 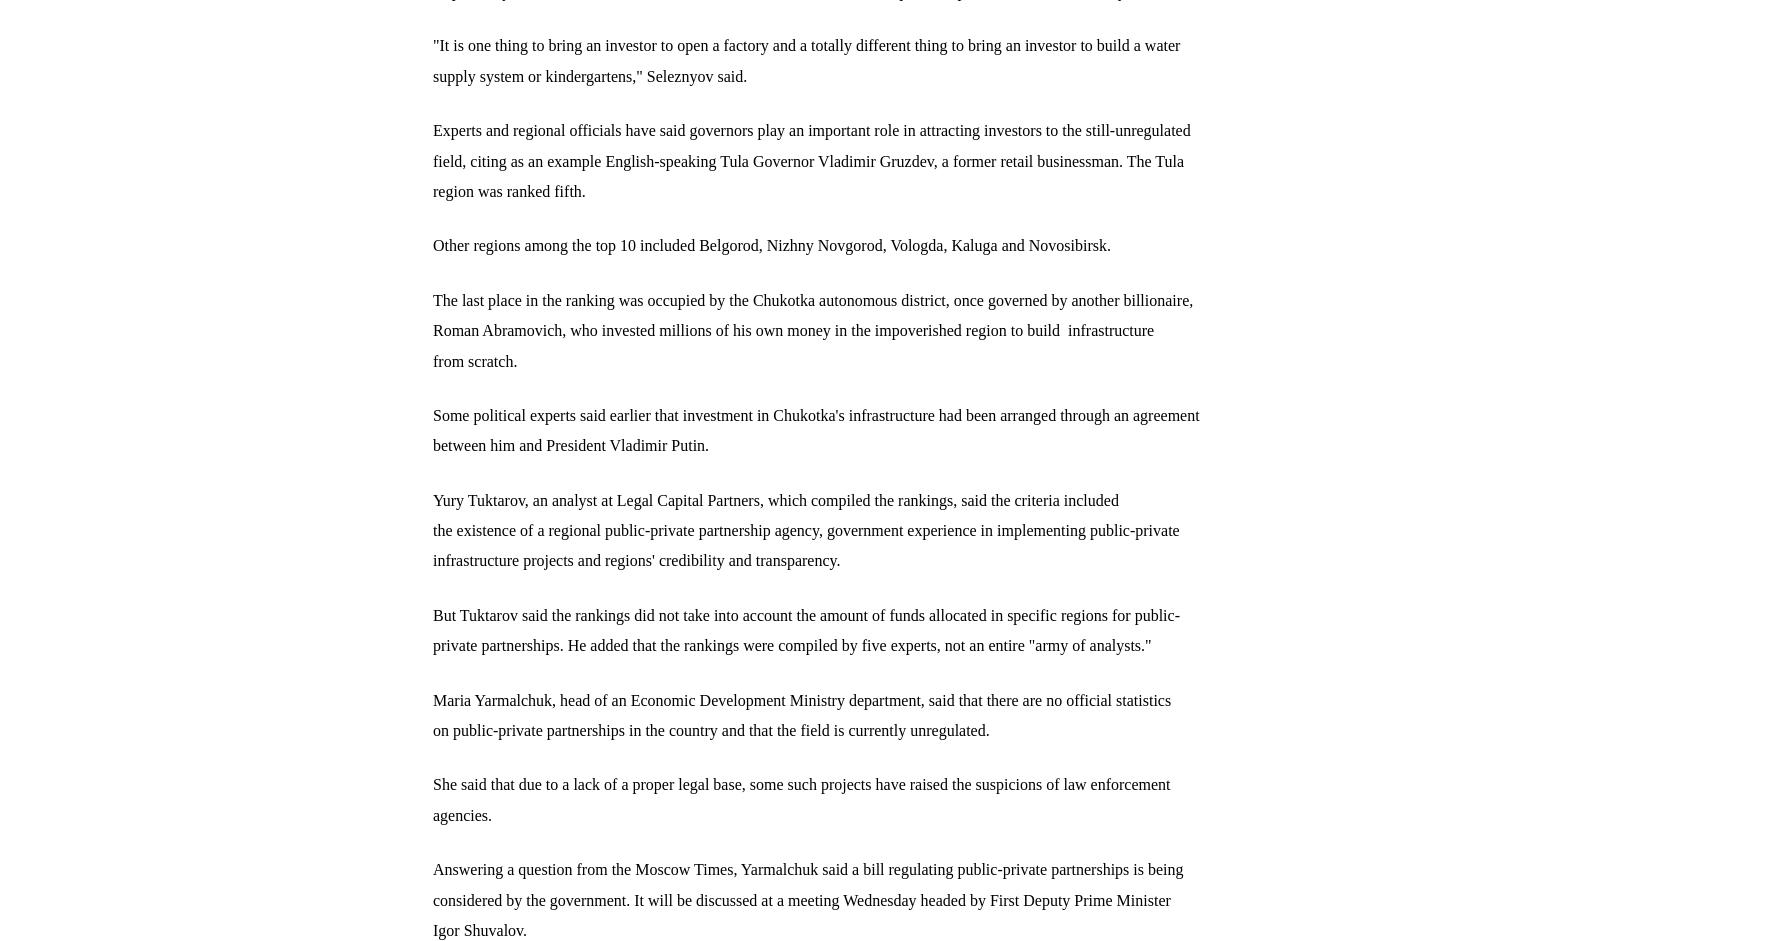 What do you see at coordinates (801, 799) in the screenshot?
I see `'She said that due to a lack of a proper legal base, some such projects have raised the suspicions of law enforcement agencies.'` at bounding box center [801, 799].